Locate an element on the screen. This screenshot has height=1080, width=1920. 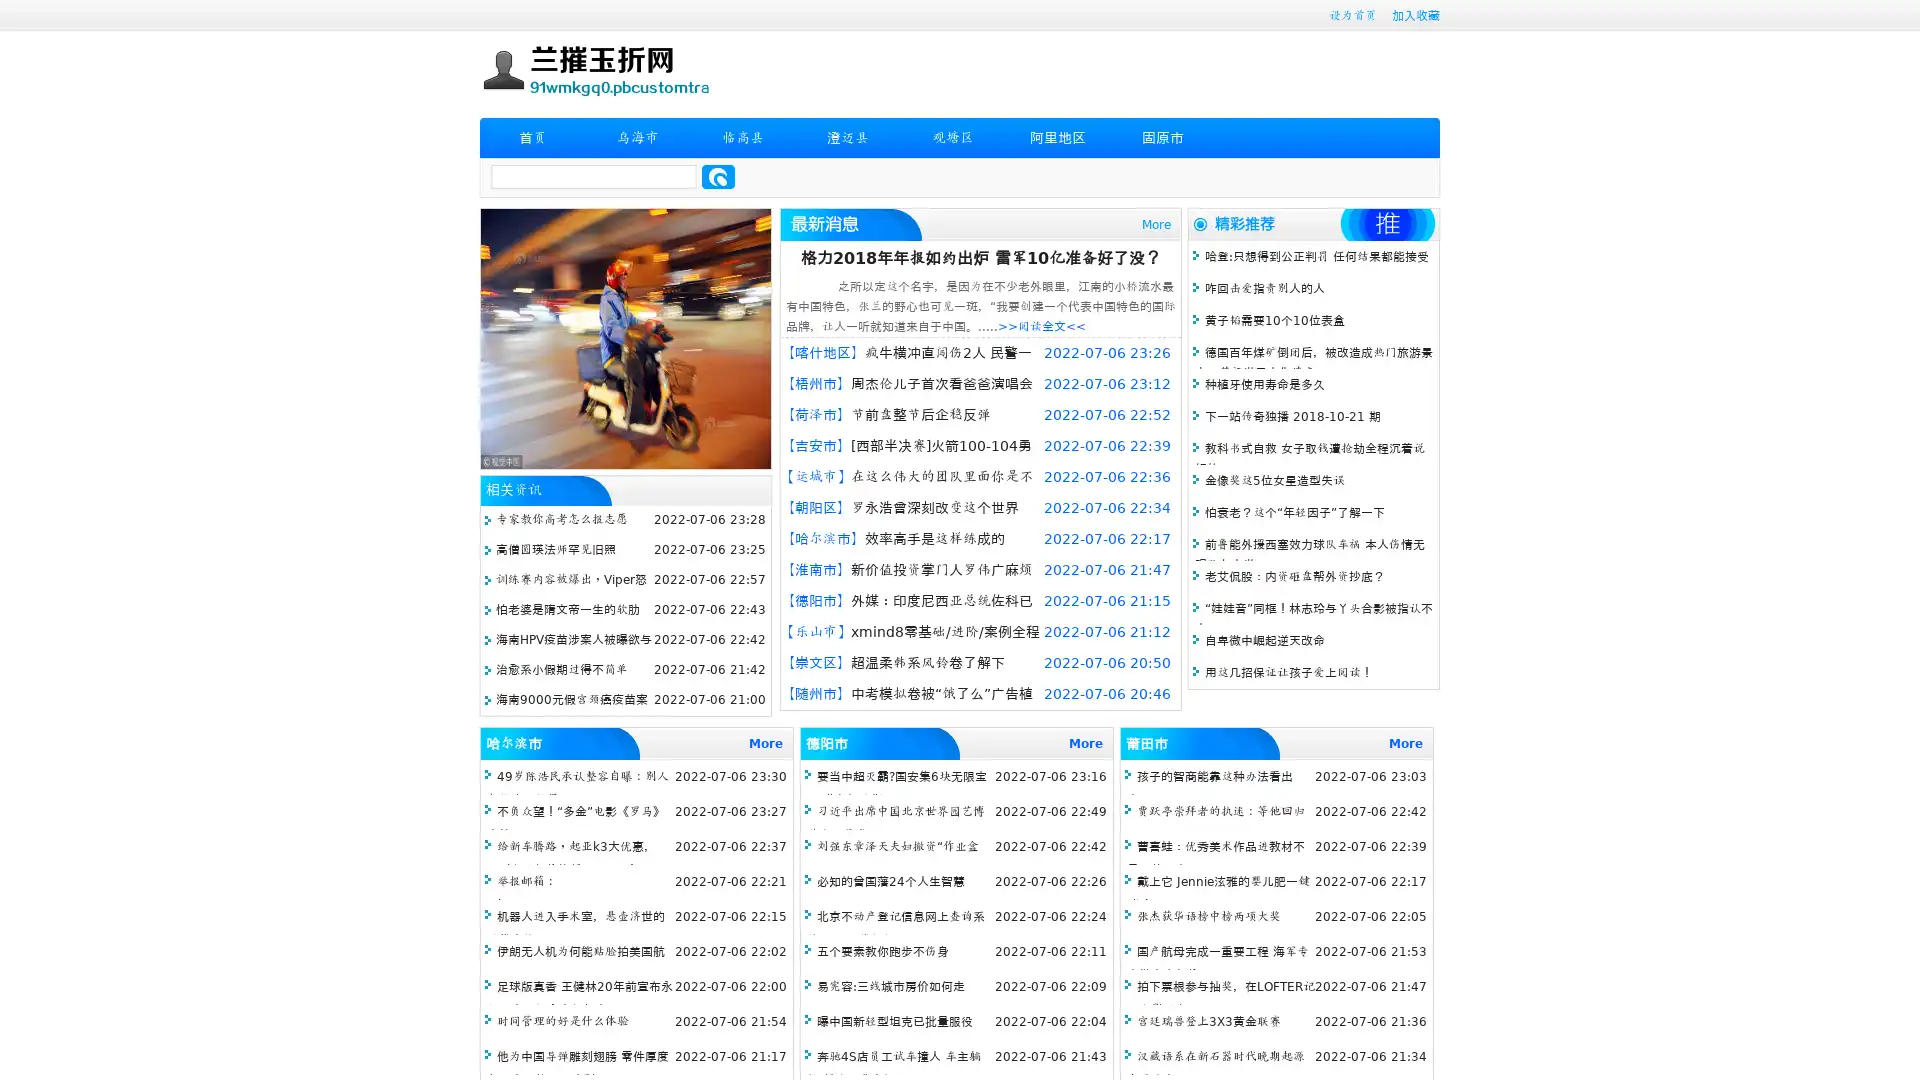
Search is located at coordinates (718, 176).